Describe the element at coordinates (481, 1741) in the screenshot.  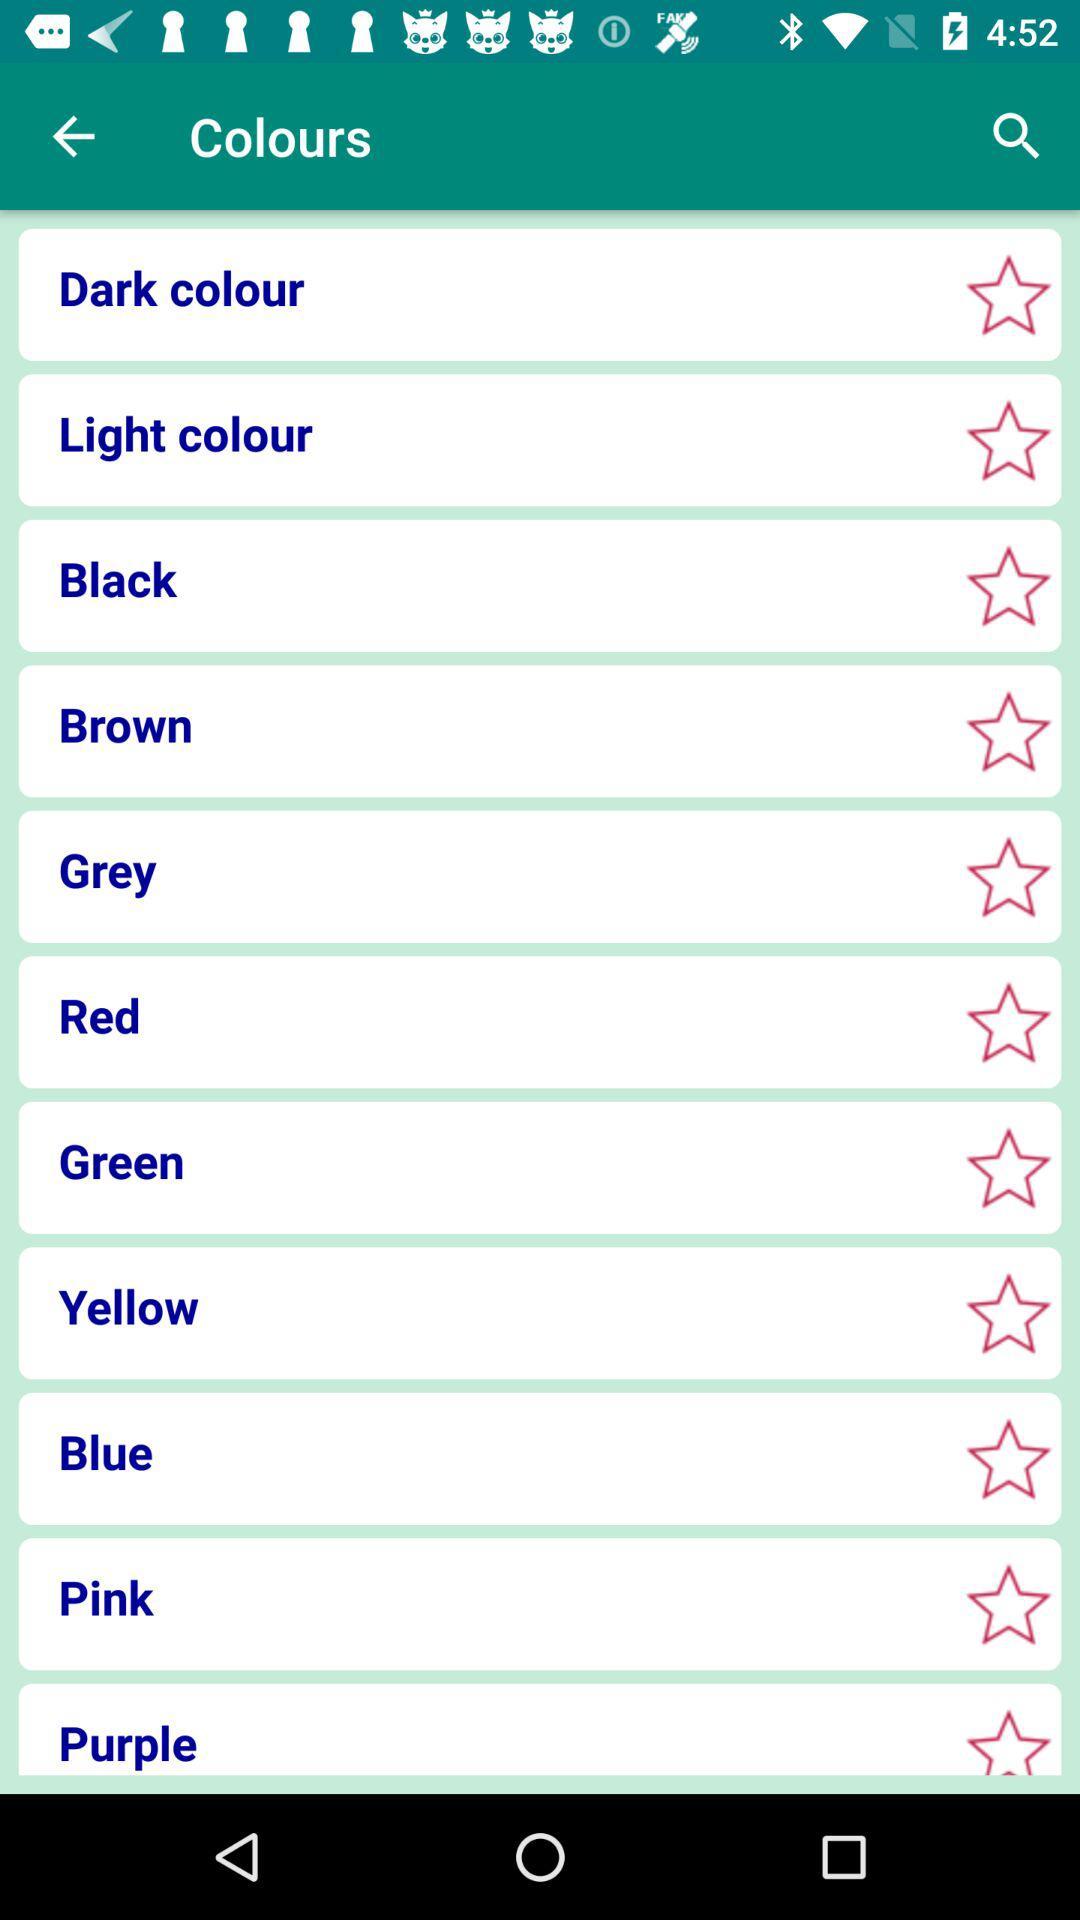
I see `item below pink item` at that location.